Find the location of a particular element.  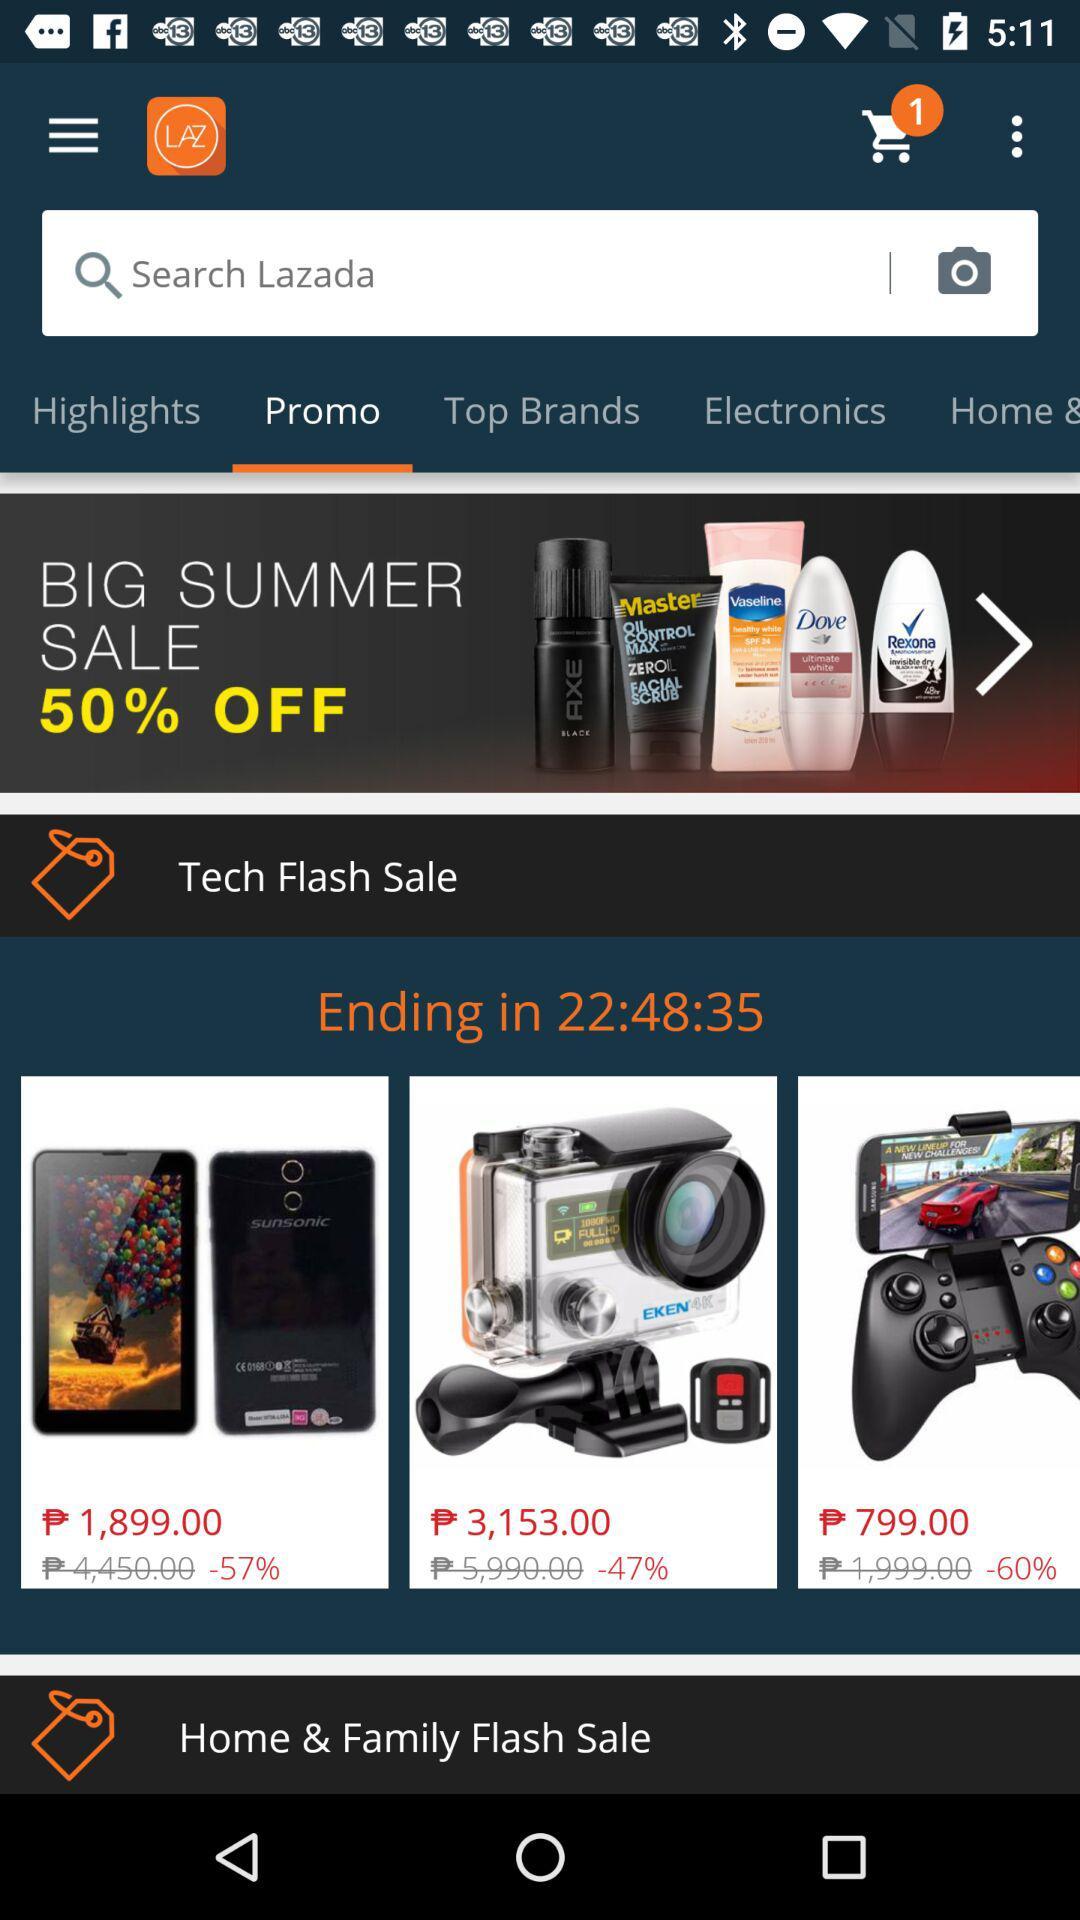

search is located at coordinates (465, 272).